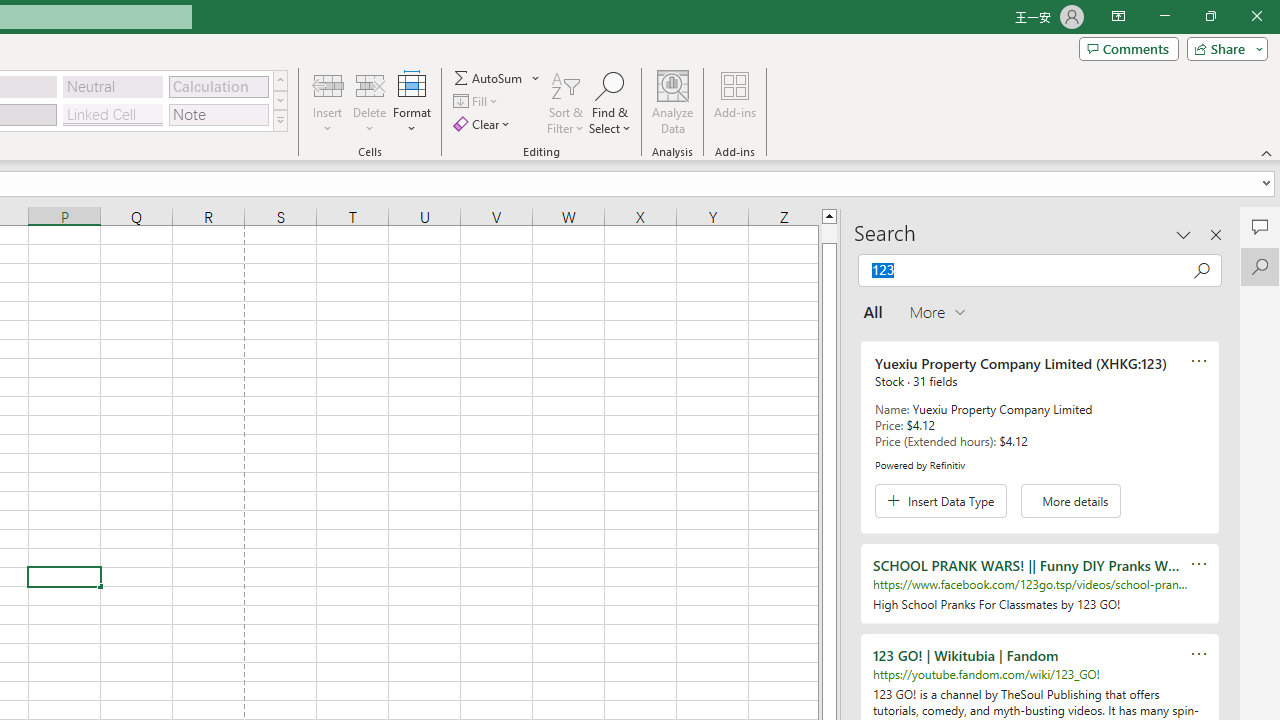  I want to click on 'Fill', so click(477, 101).